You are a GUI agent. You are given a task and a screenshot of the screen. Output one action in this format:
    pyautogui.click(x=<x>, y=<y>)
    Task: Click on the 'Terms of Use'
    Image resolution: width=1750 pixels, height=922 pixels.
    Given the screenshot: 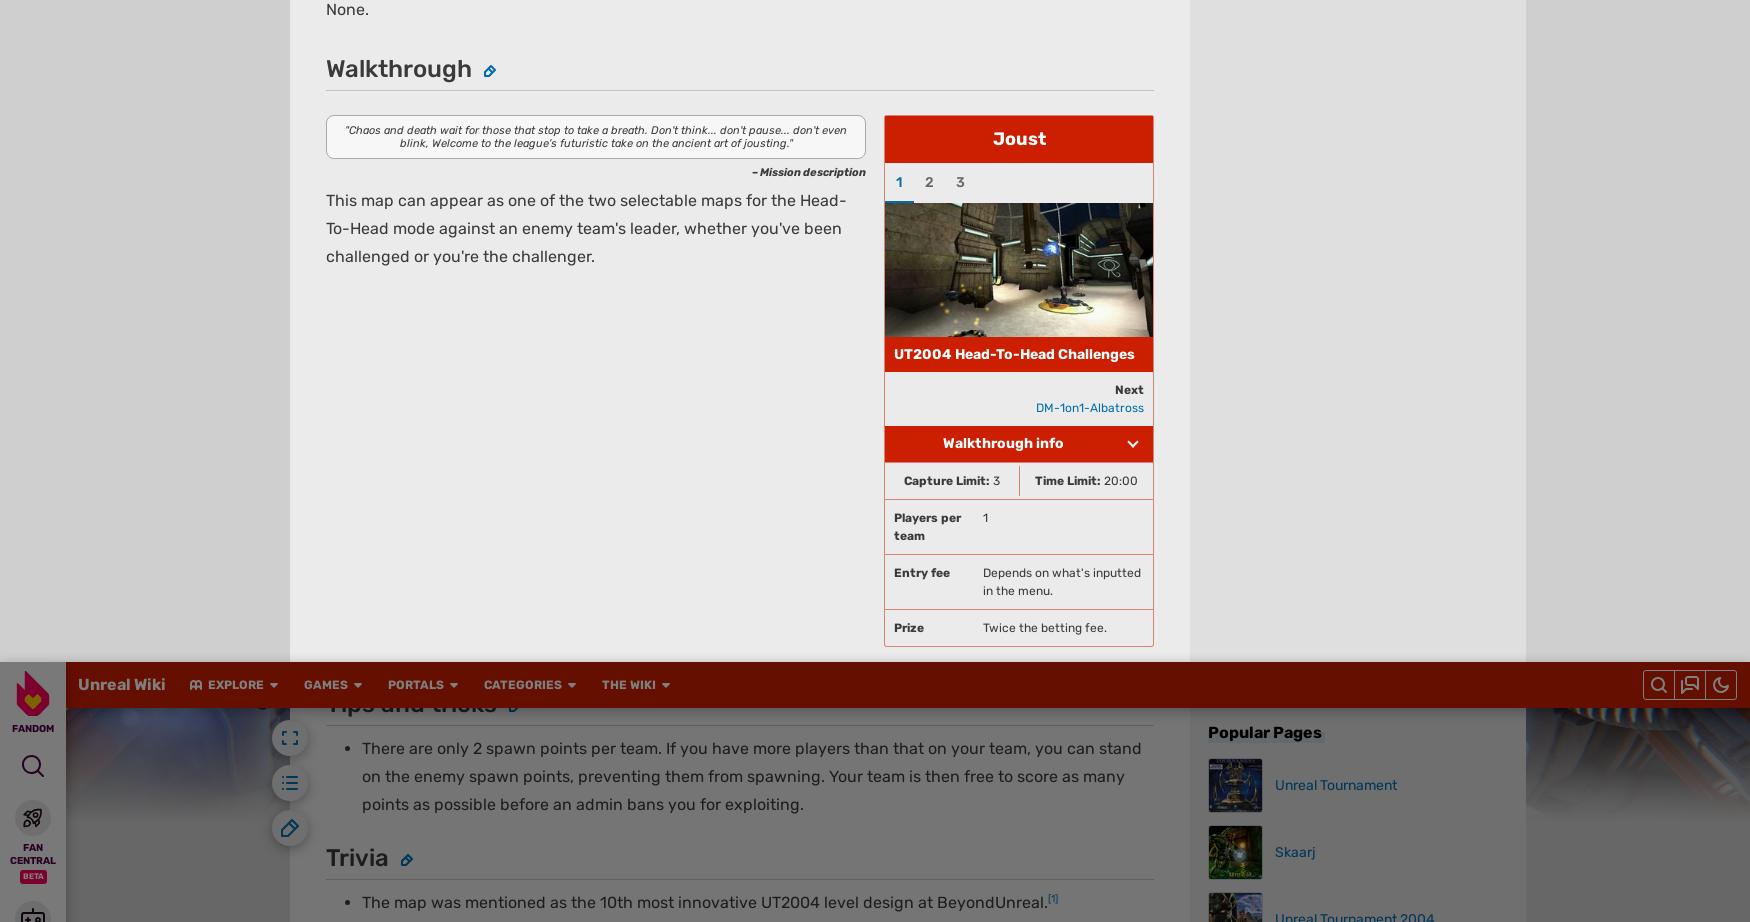 What is the action you would take?
    pyautogui.click(x=708, y=34)
    